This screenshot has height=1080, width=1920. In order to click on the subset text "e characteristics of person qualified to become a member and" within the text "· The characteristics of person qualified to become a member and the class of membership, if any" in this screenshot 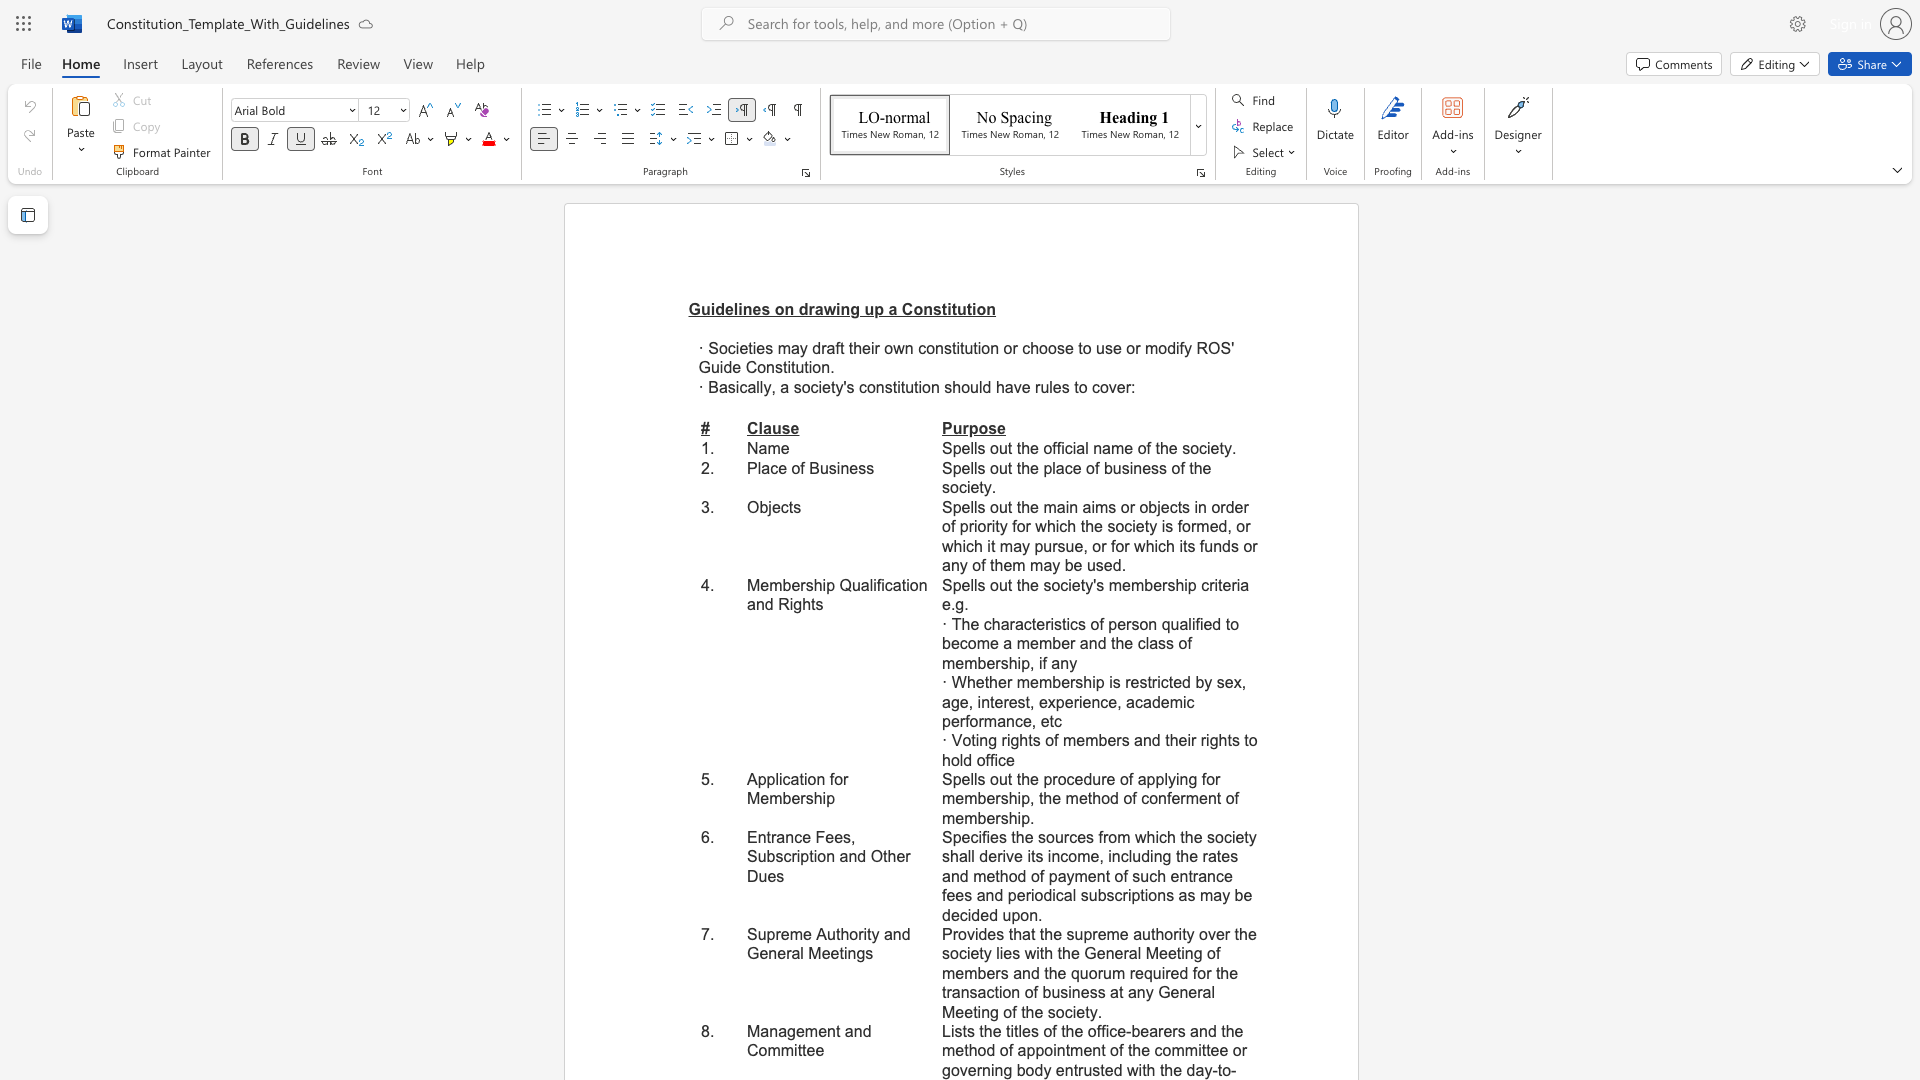, I will do `click(970, 623)`.